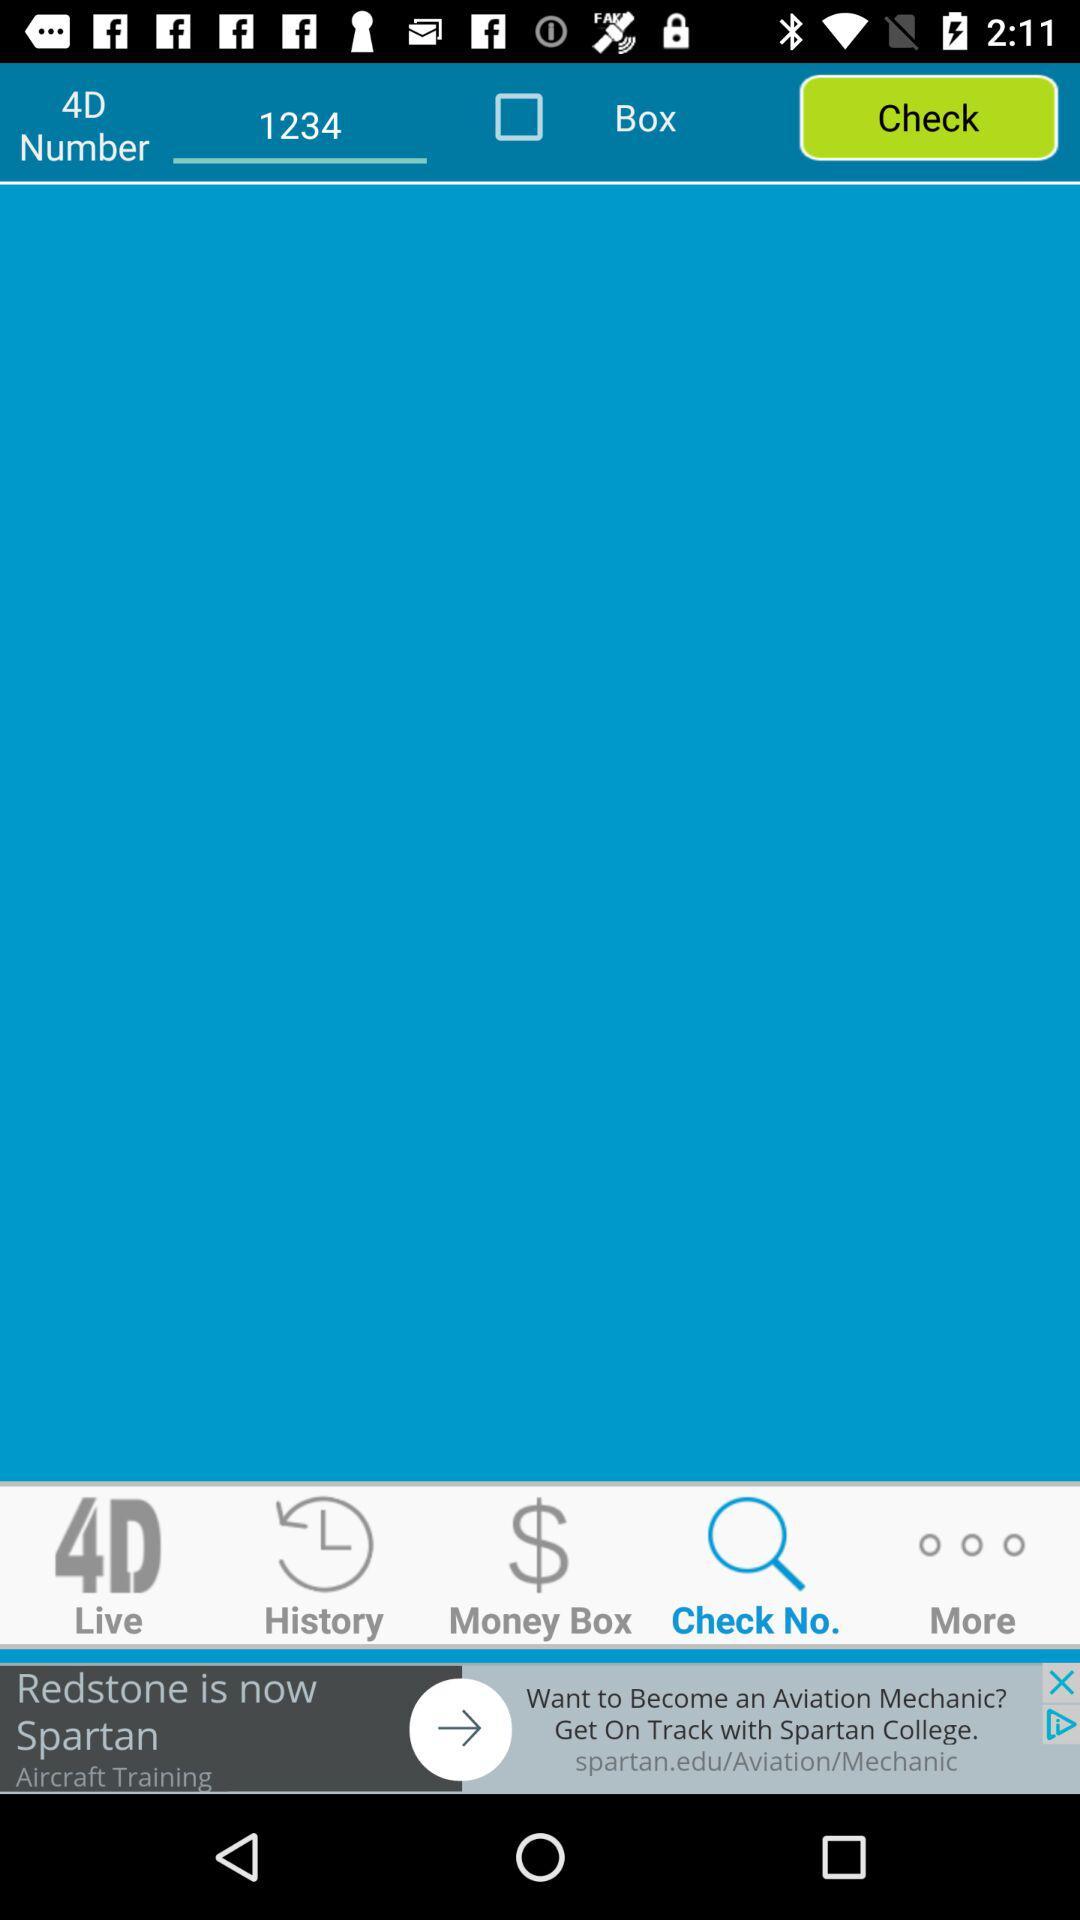 The height and width of the screenshot is (1920, 1080). Describe the element at coordinates (545, 115) in the screenshot. I see `the square box option` at that location.